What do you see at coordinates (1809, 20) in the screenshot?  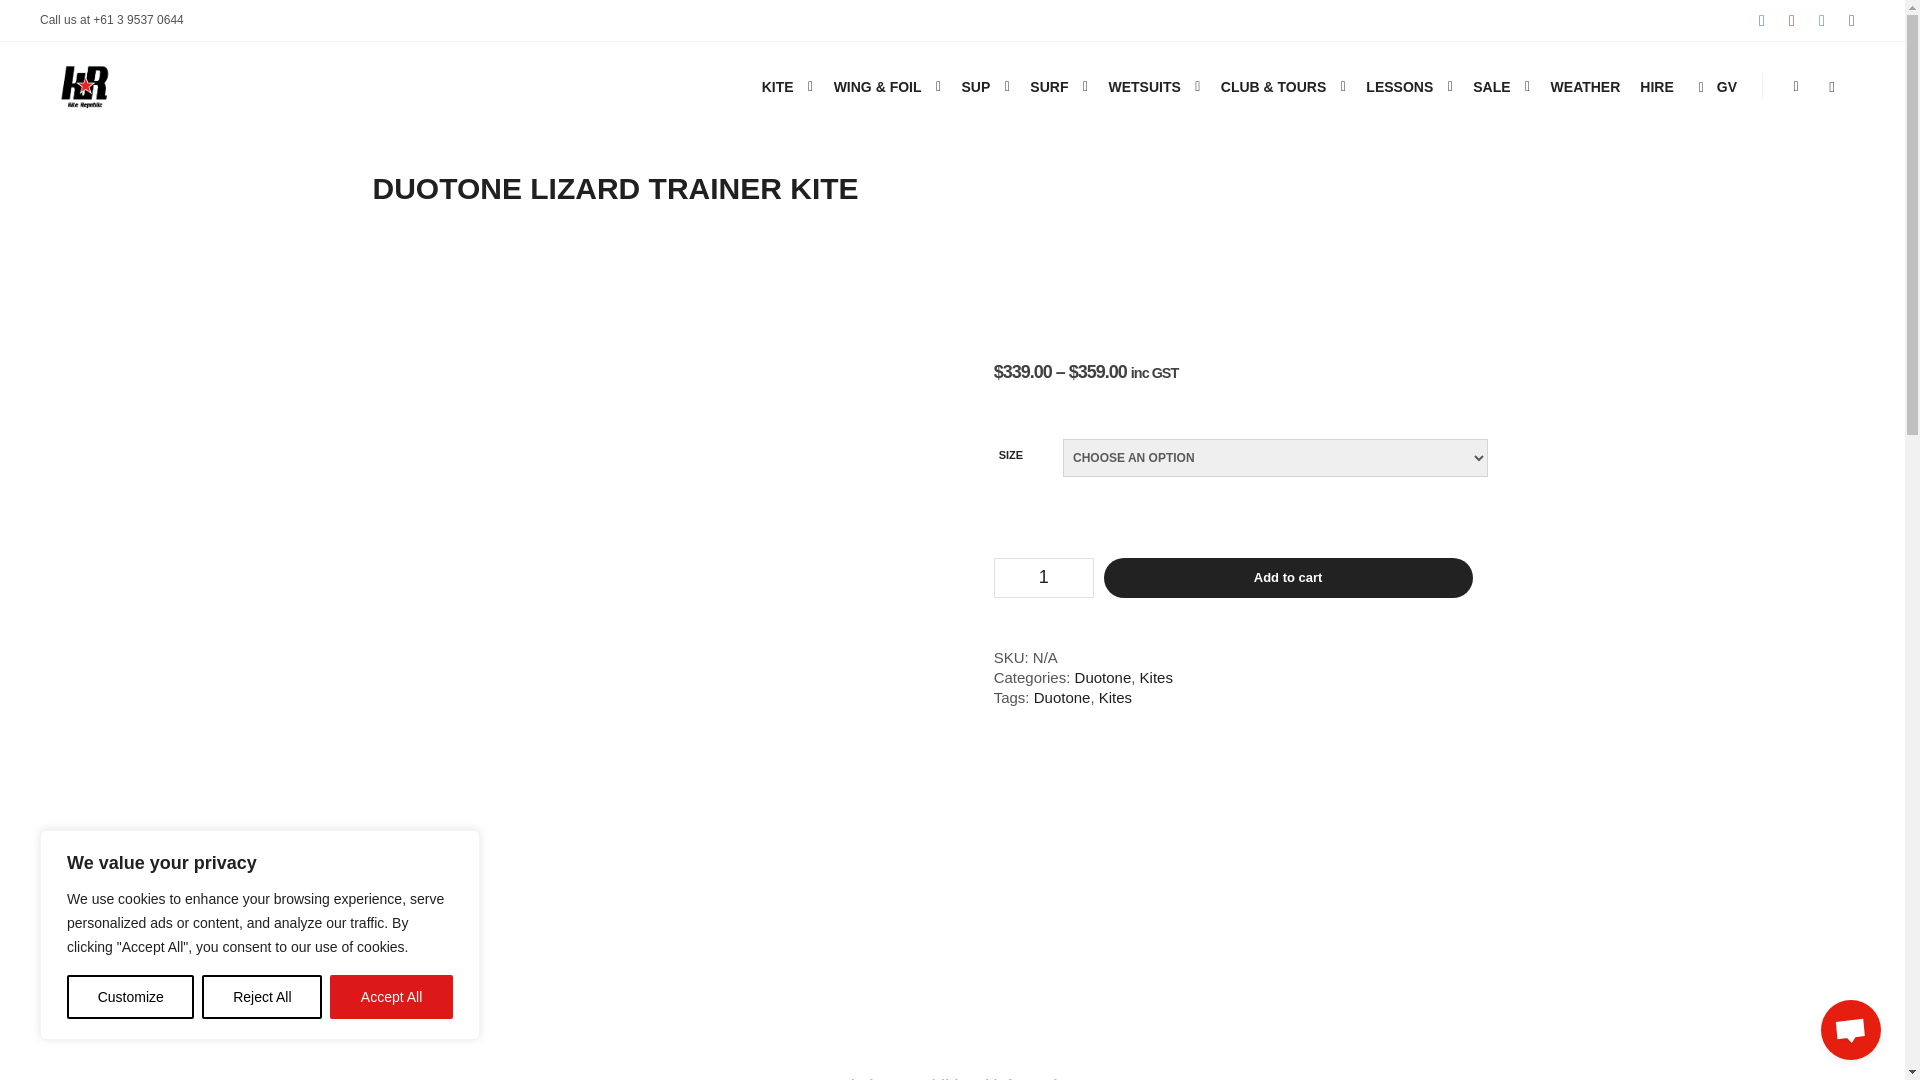 I see `'Facebook'` at bounding box center [1809, 20].